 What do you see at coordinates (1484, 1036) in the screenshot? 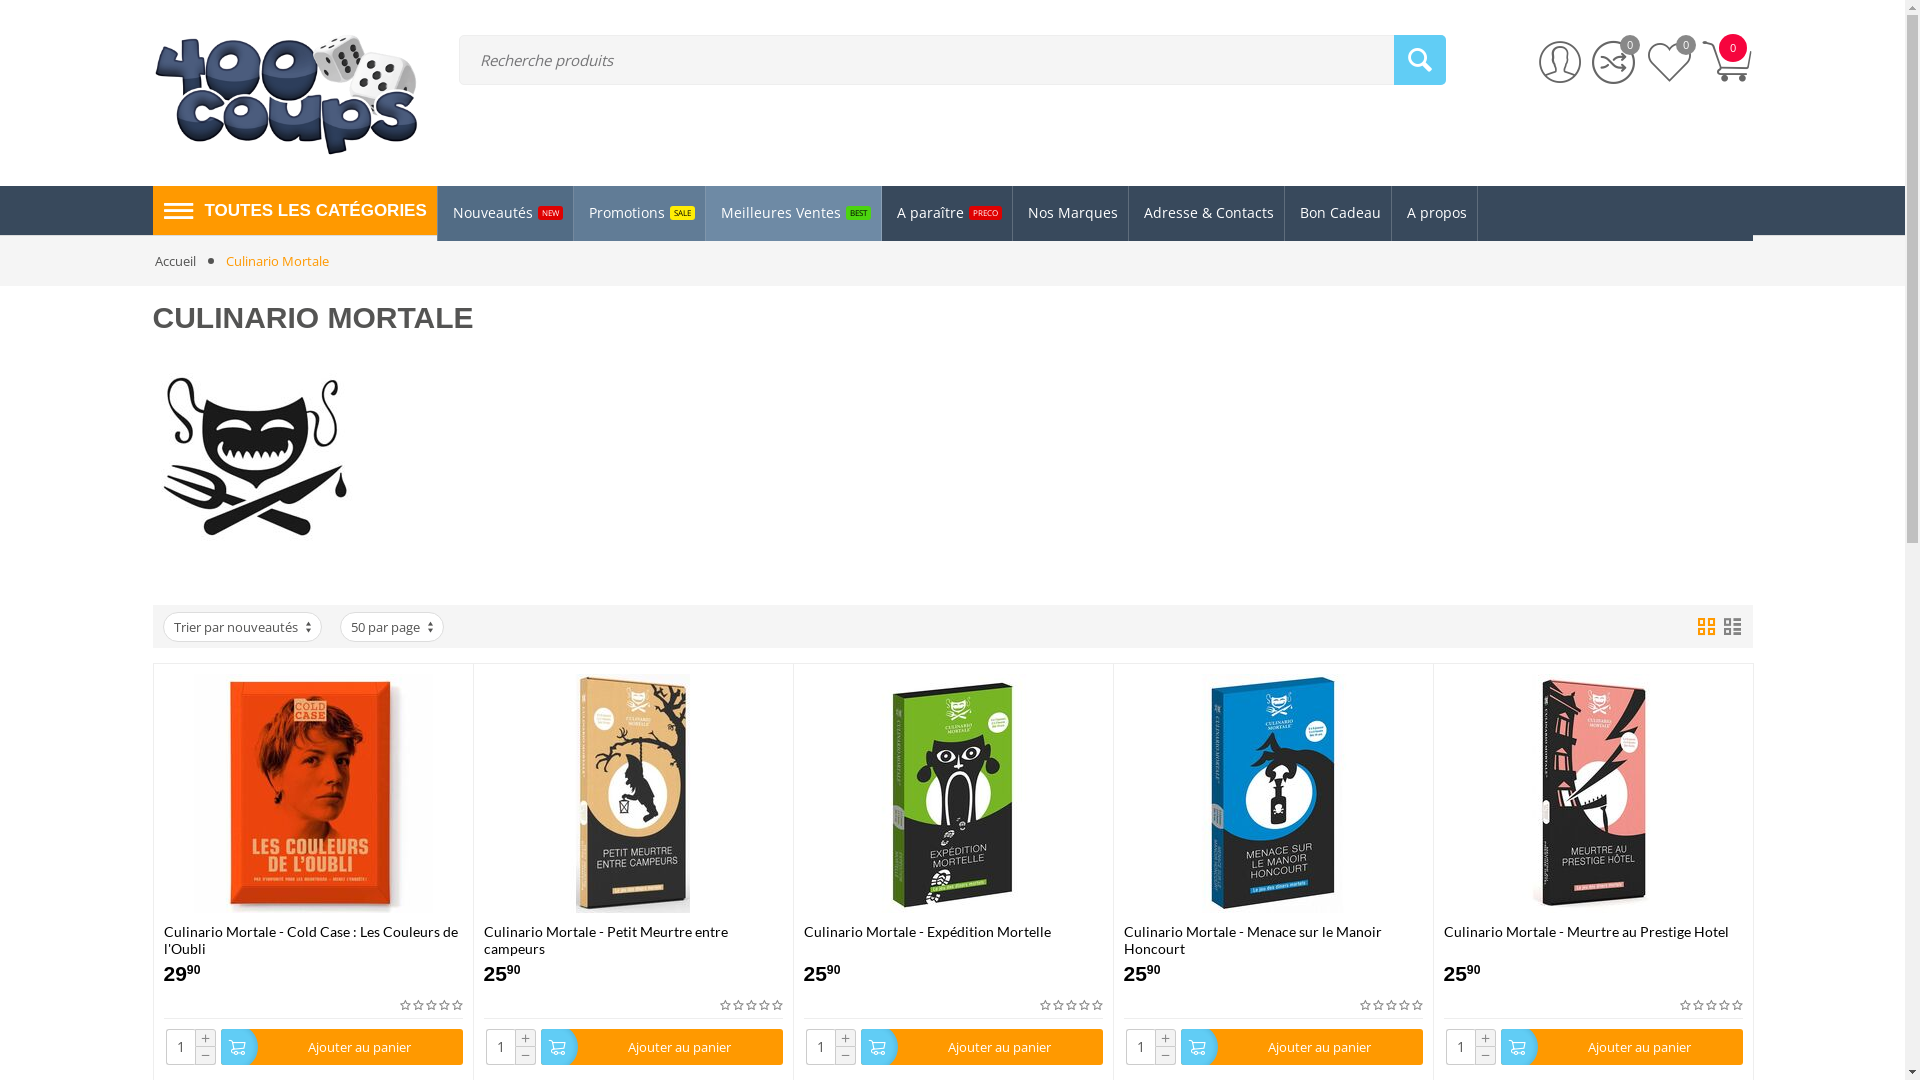
I see `'+'` at bounding box center [1484, 1036].